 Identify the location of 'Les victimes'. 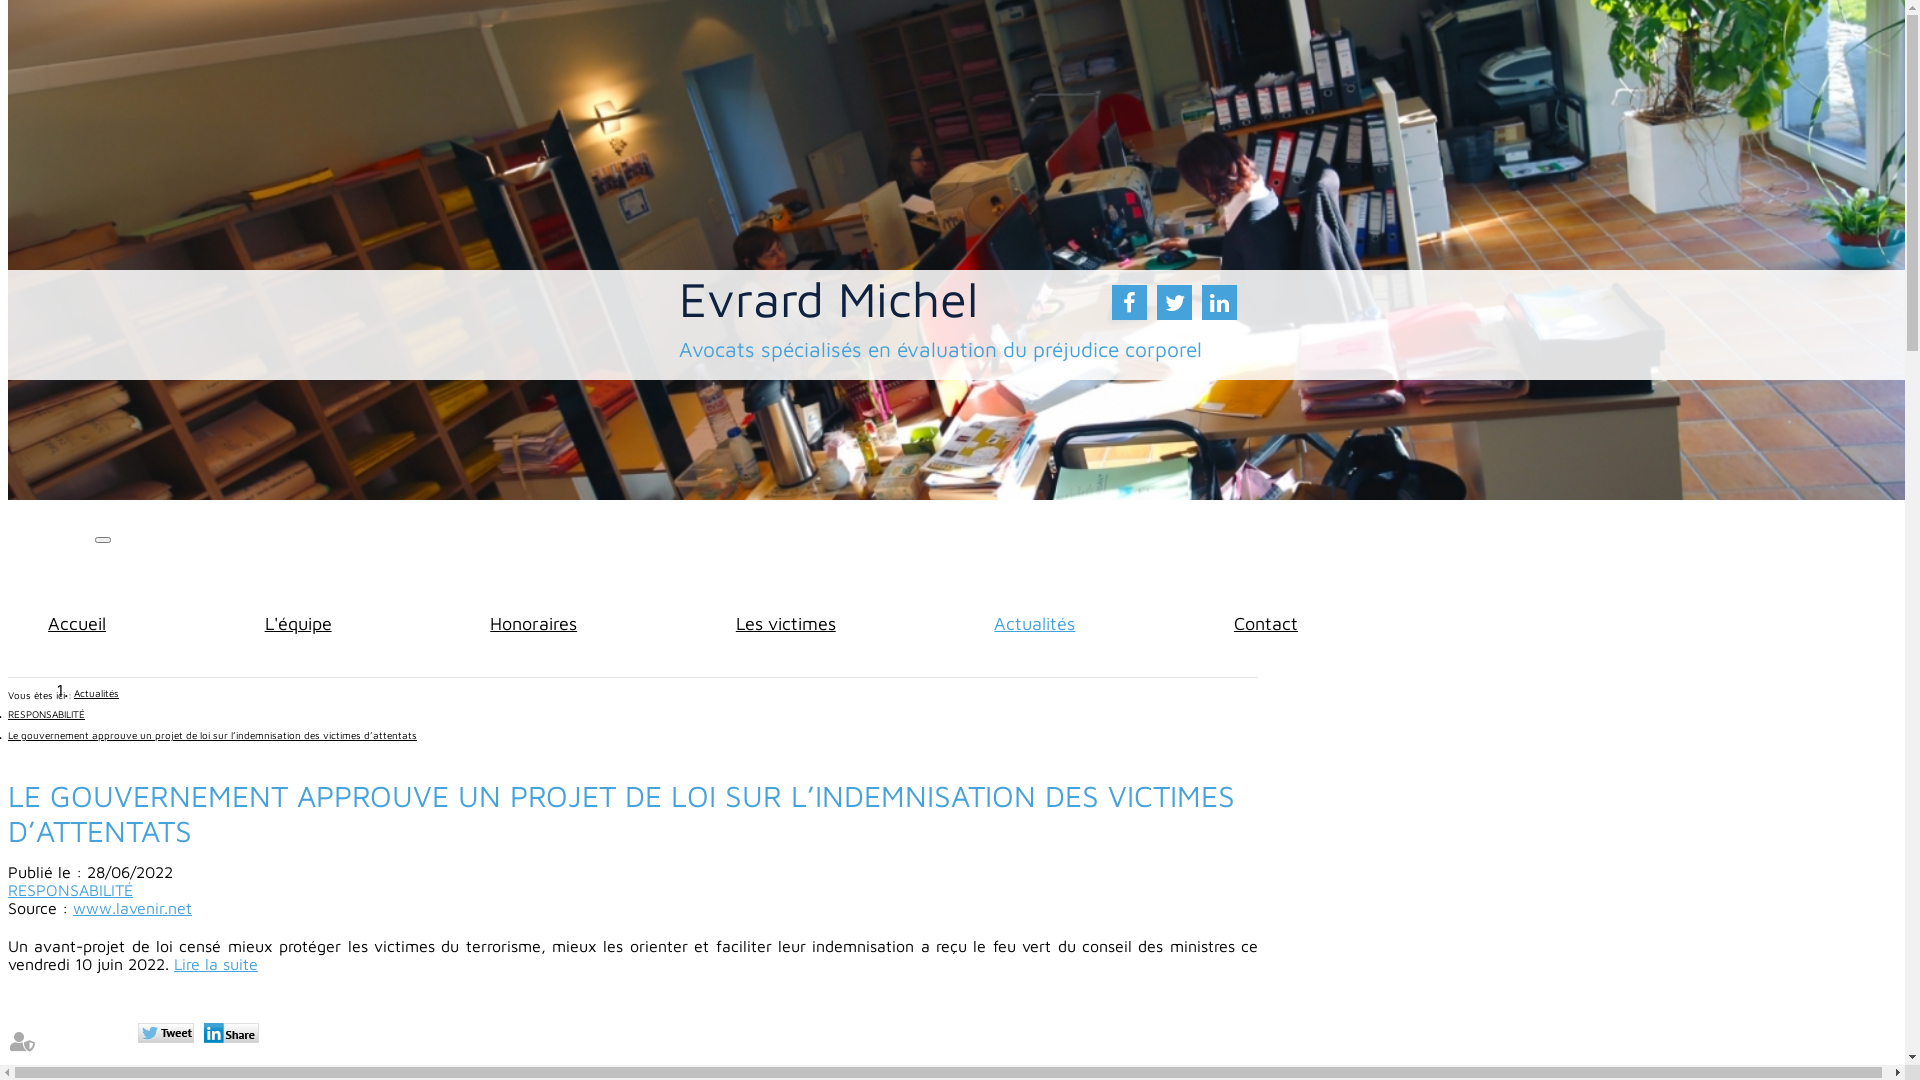
(785, 622).